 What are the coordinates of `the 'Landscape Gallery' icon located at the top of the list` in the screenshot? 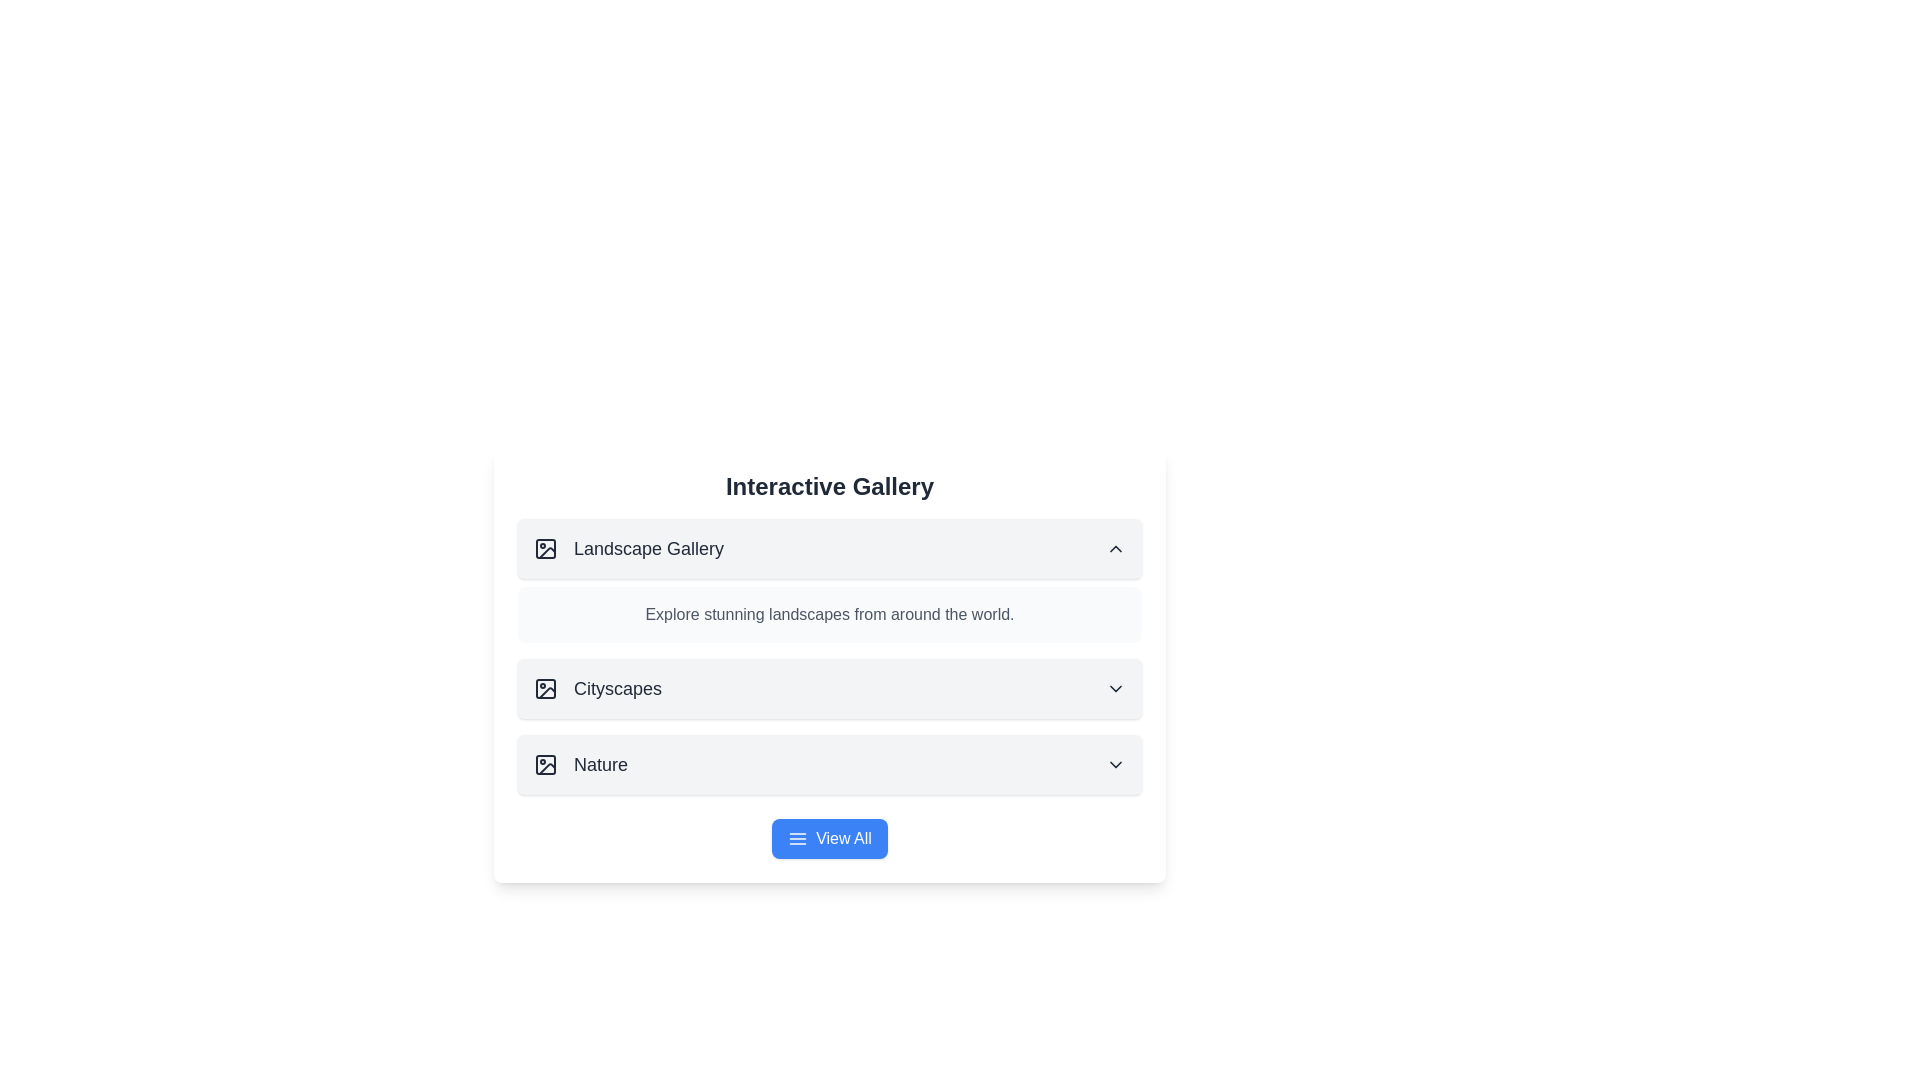 It's located at (546, 548).